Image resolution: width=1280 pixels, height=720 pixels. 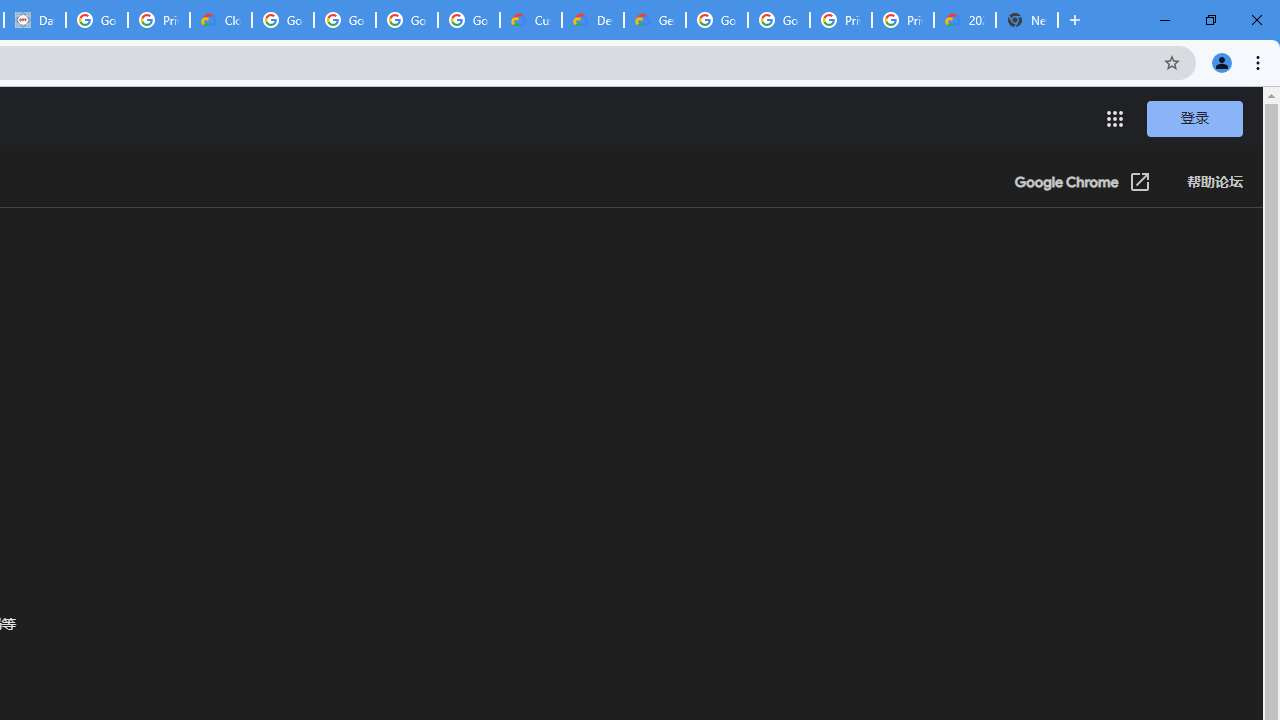 What do you see at coordinates (716, 20) in the screenshot?
I see `'Google Cloud Platform'` at bounding box center [716, 20].